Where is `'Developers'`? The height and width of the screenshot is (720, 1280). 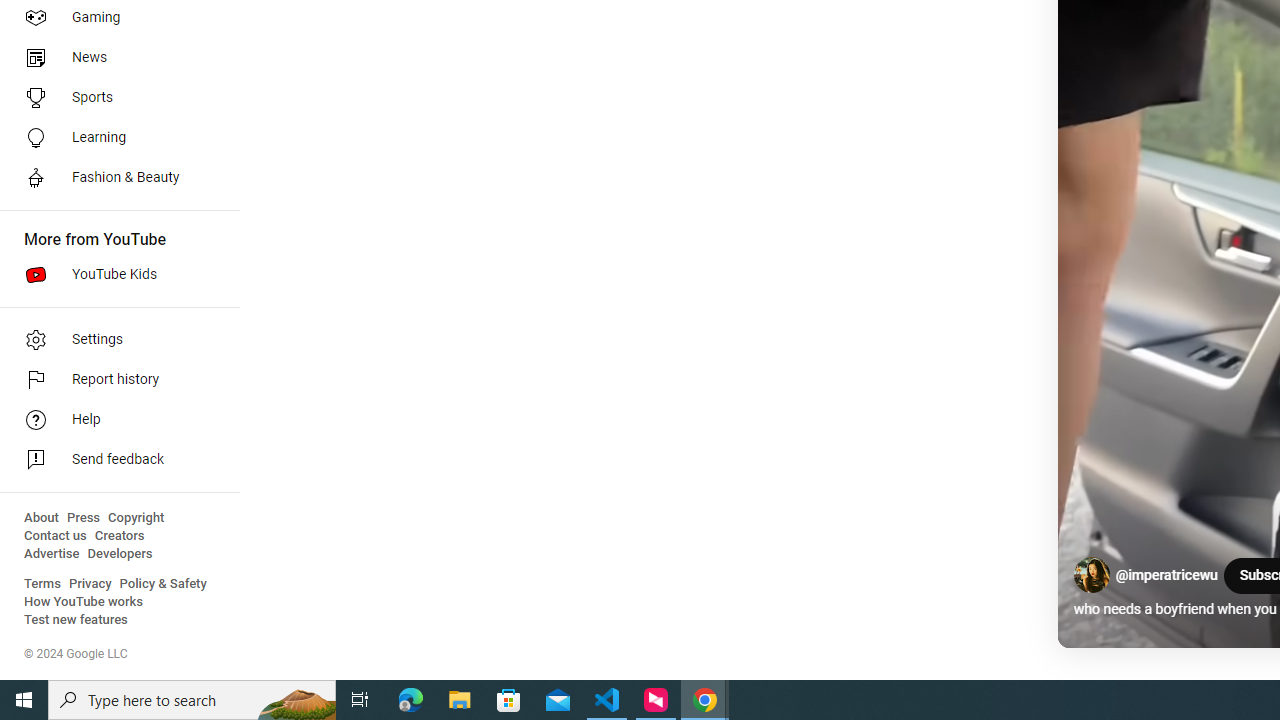
'Developers' is located at coordinates (119, 554).